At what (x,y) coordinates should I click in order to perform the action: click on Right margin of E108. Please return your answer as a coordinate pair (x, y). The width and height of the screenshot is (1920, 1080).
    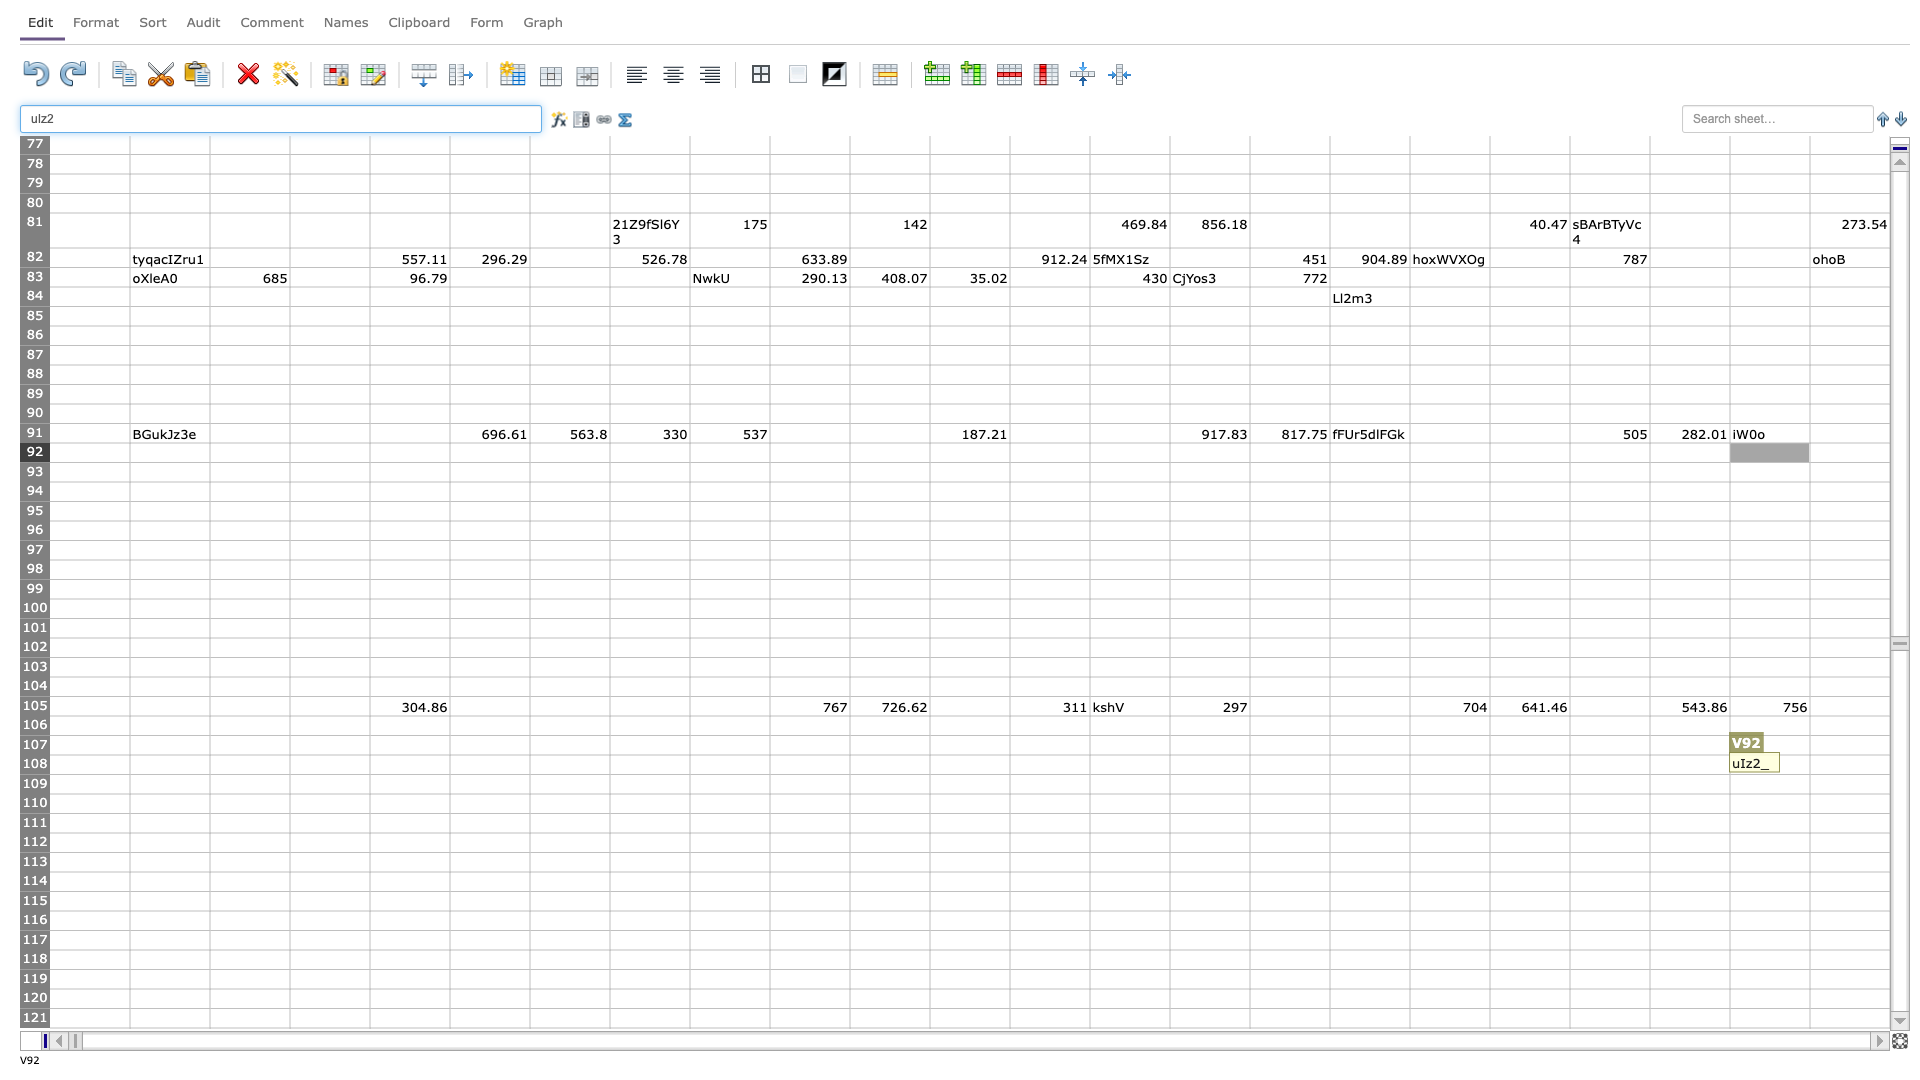
    Looking at the image, I should click on (449, 764).